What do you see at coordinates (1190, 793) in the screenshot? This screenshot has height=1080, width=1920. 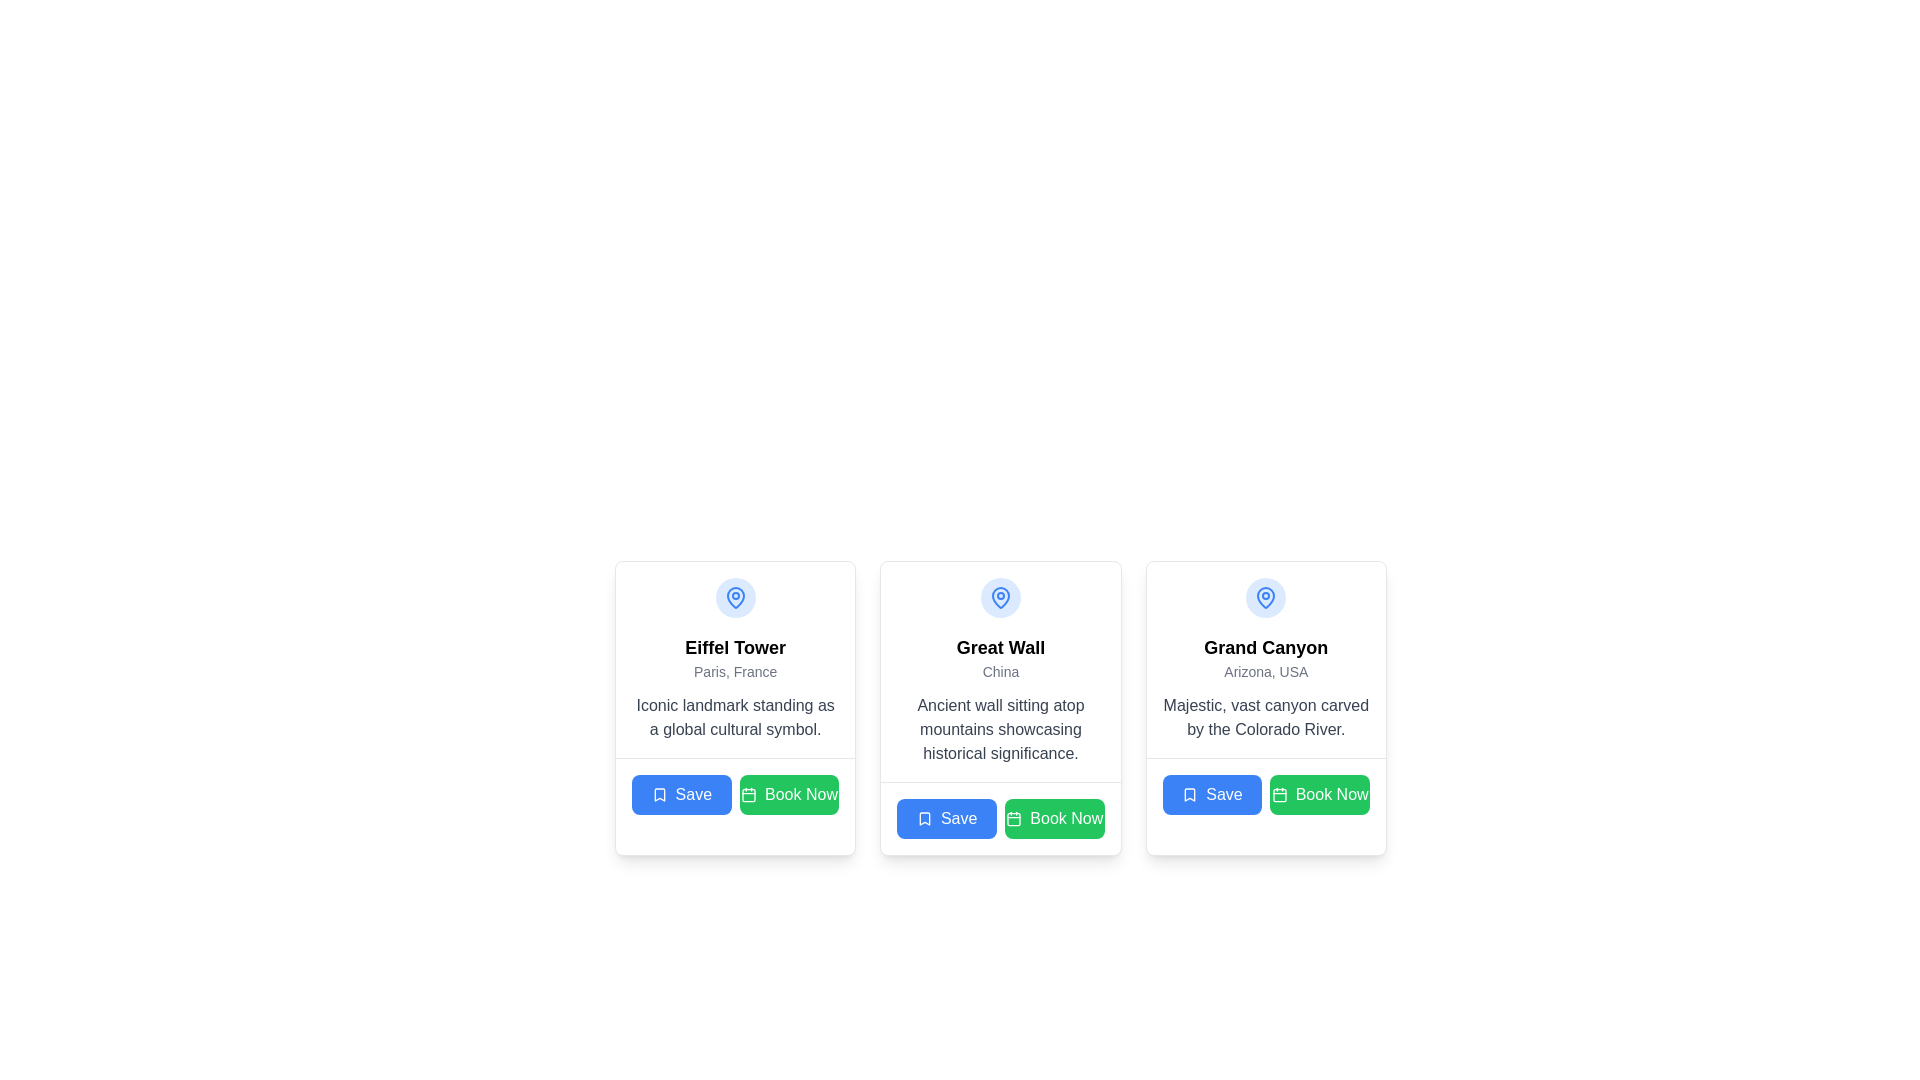 I see `the small bookmark icon located on the left end of the 'Save' button within the 'Grand Canyon' card` at bounding box center [1190, 793].